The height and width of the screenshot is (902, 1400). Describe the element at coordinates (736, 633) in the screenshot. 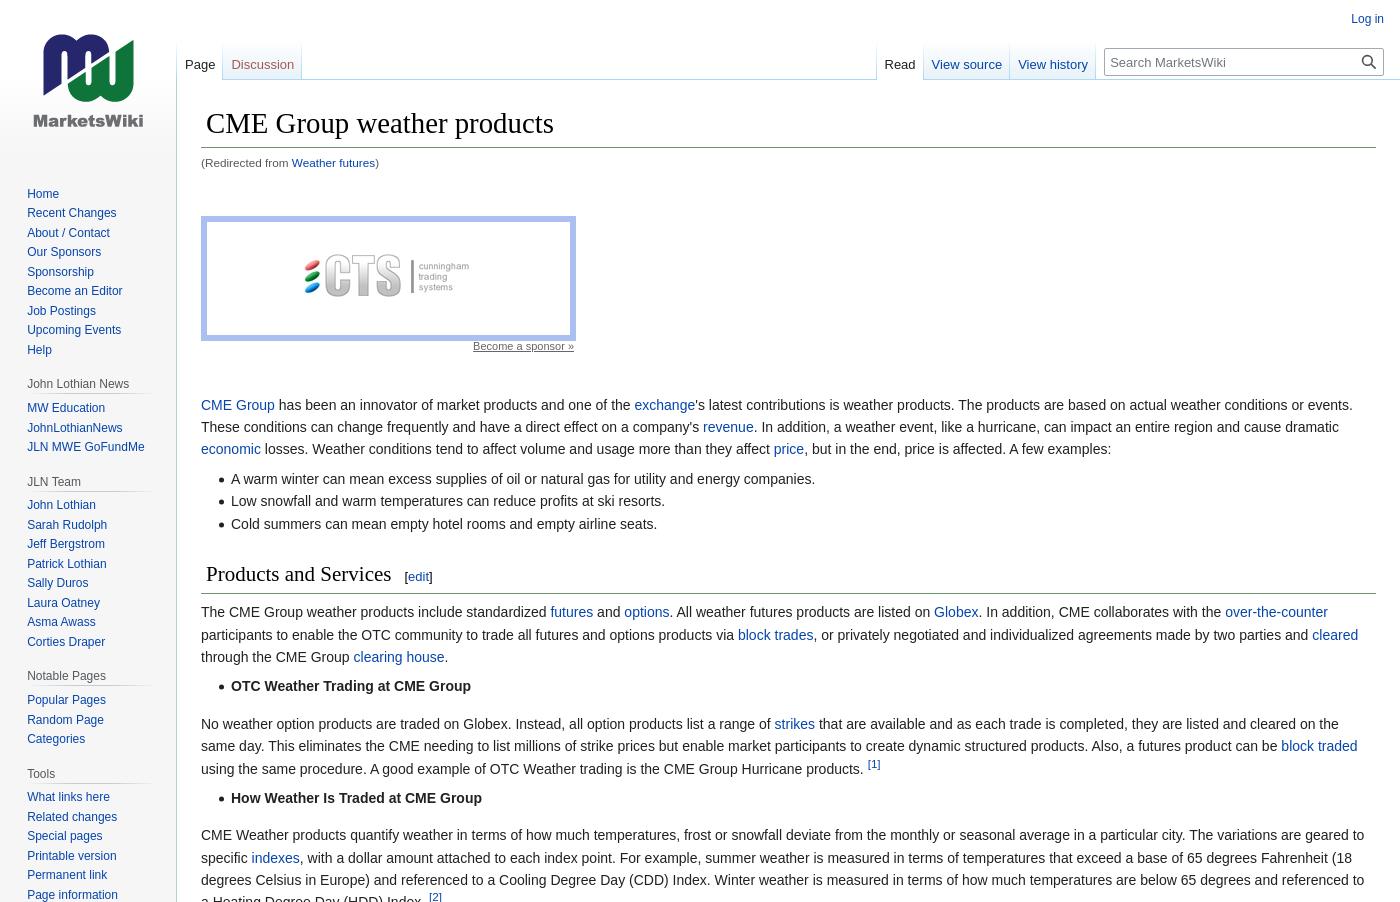

I see `'block trades'` at that location.